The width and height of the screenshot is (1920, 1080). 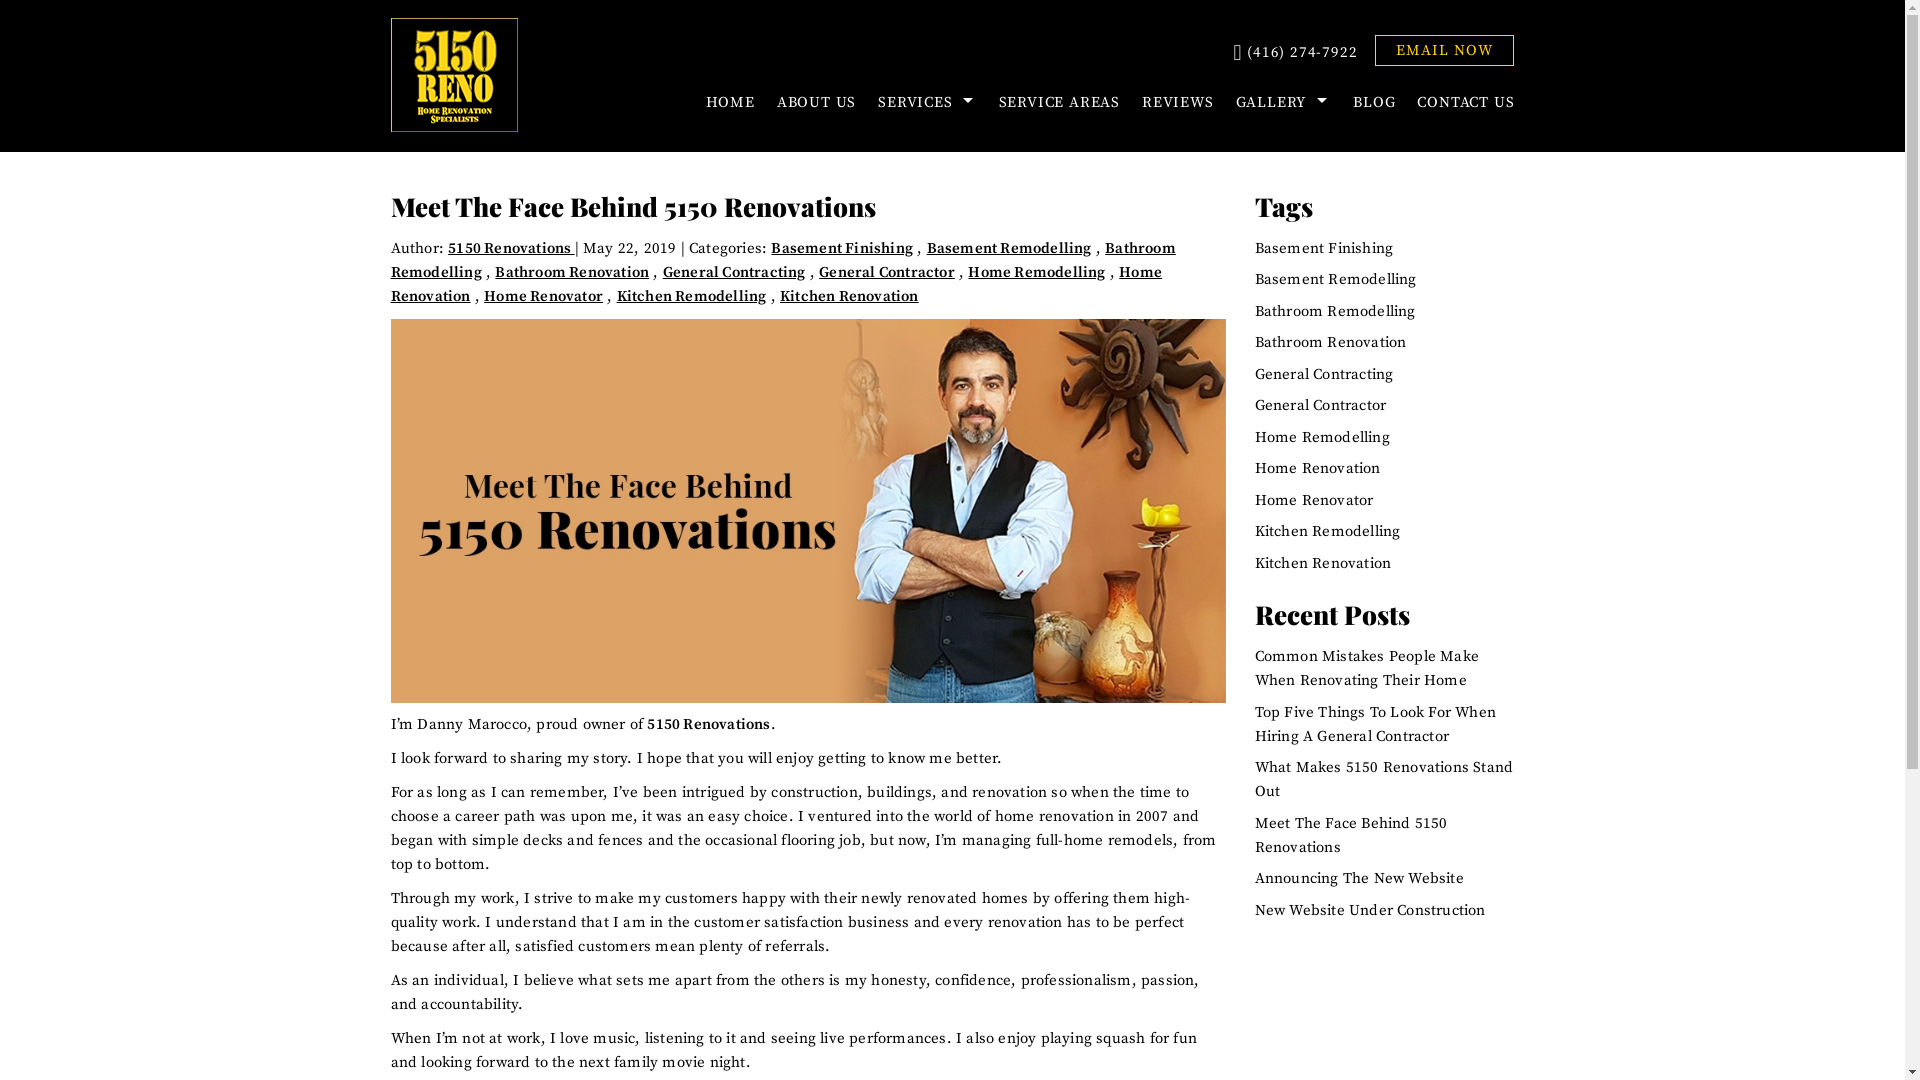 What do you see at coordinates (1373, 49) in the screenshot?
I see `'EMAIL NOW'` at bounding box center [1373, 49].